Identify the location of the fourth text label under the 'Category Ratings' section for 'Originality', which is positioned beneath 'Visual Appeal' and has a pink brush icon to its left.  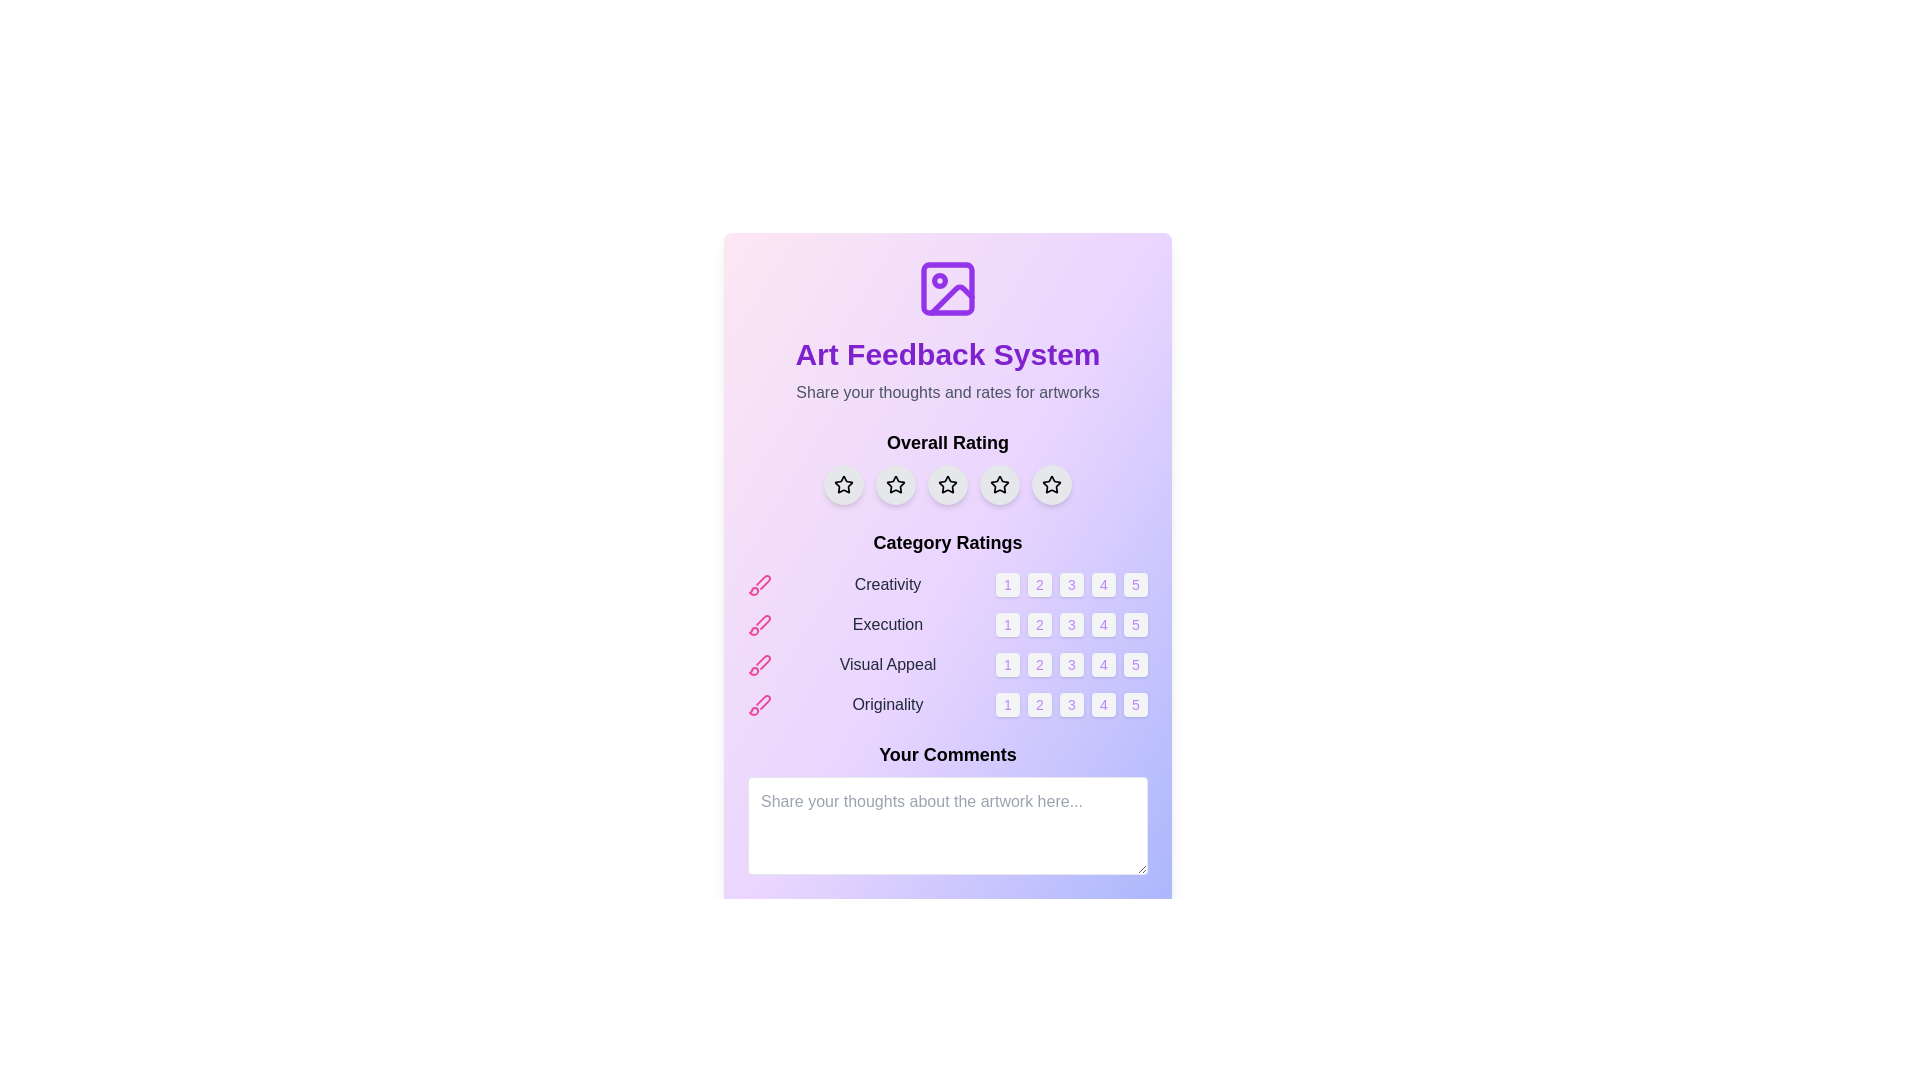
(887, 704).